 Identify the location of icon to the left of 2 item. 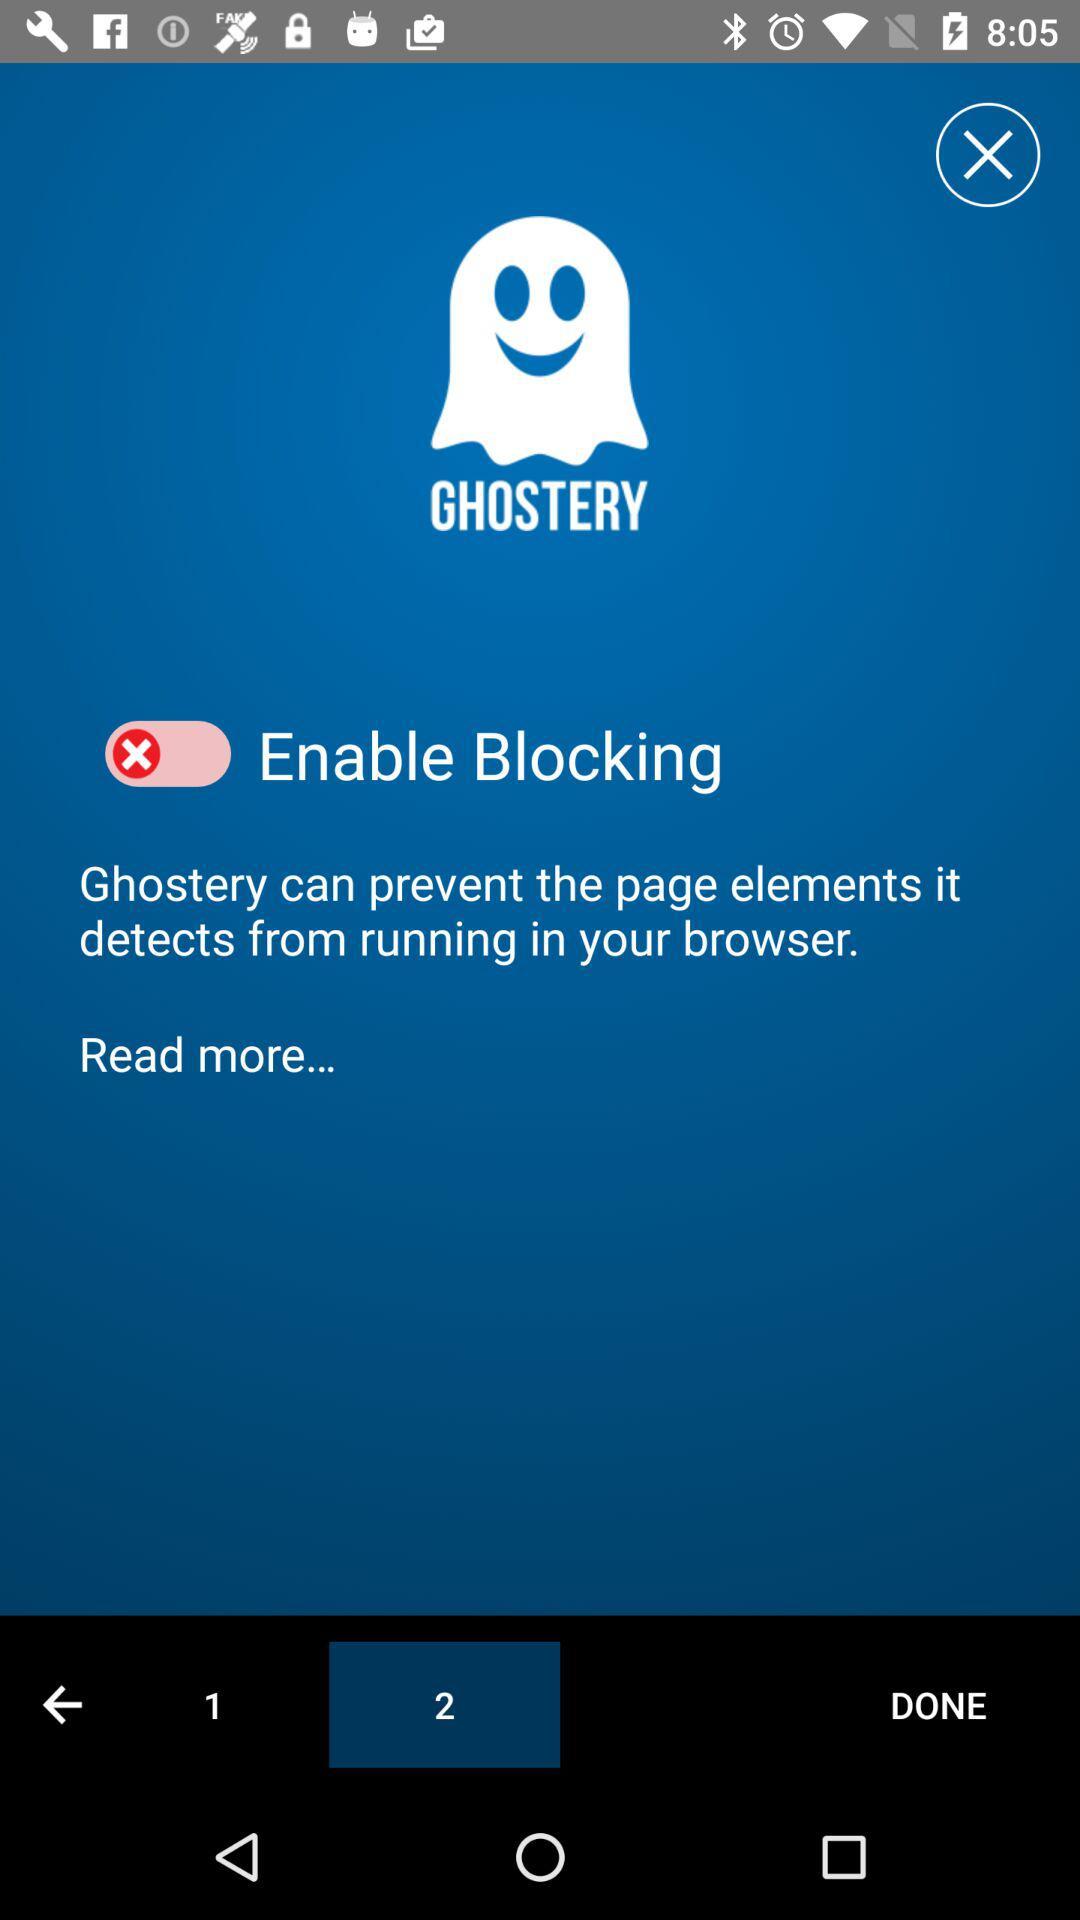
(213, 1703).